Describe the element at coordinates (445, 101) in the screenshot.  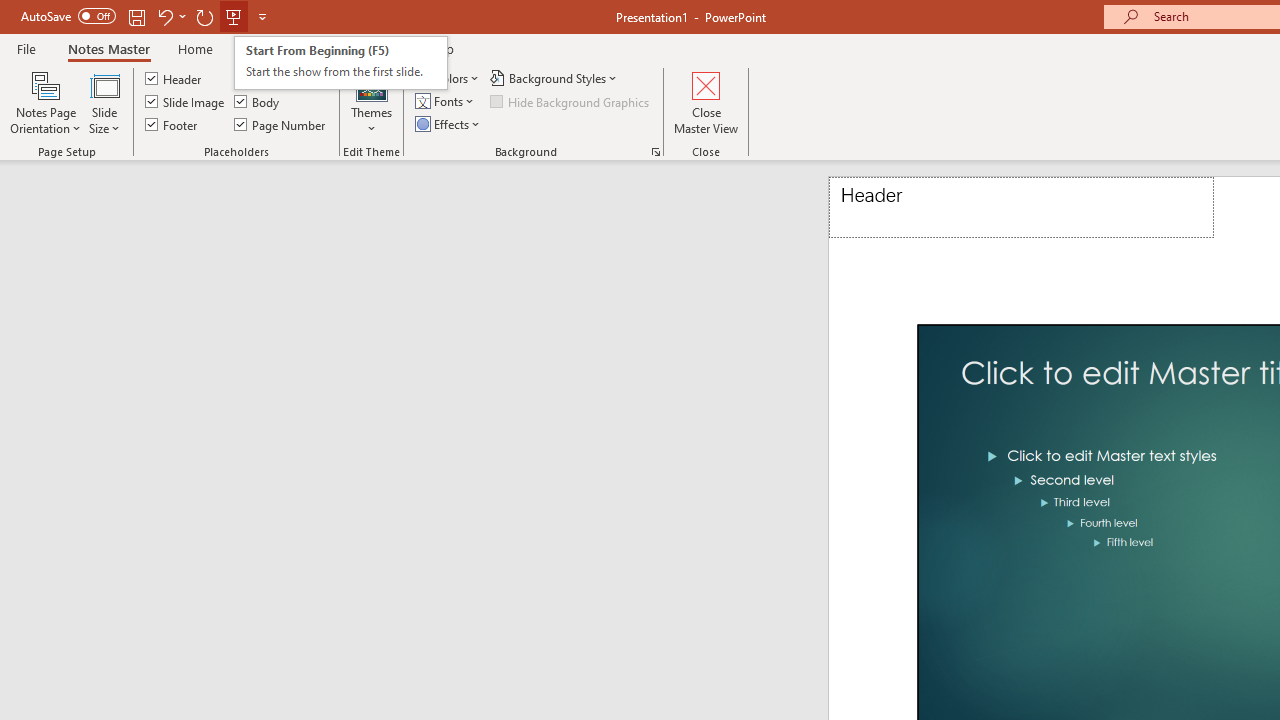
I see `'Fonts'` at that location.